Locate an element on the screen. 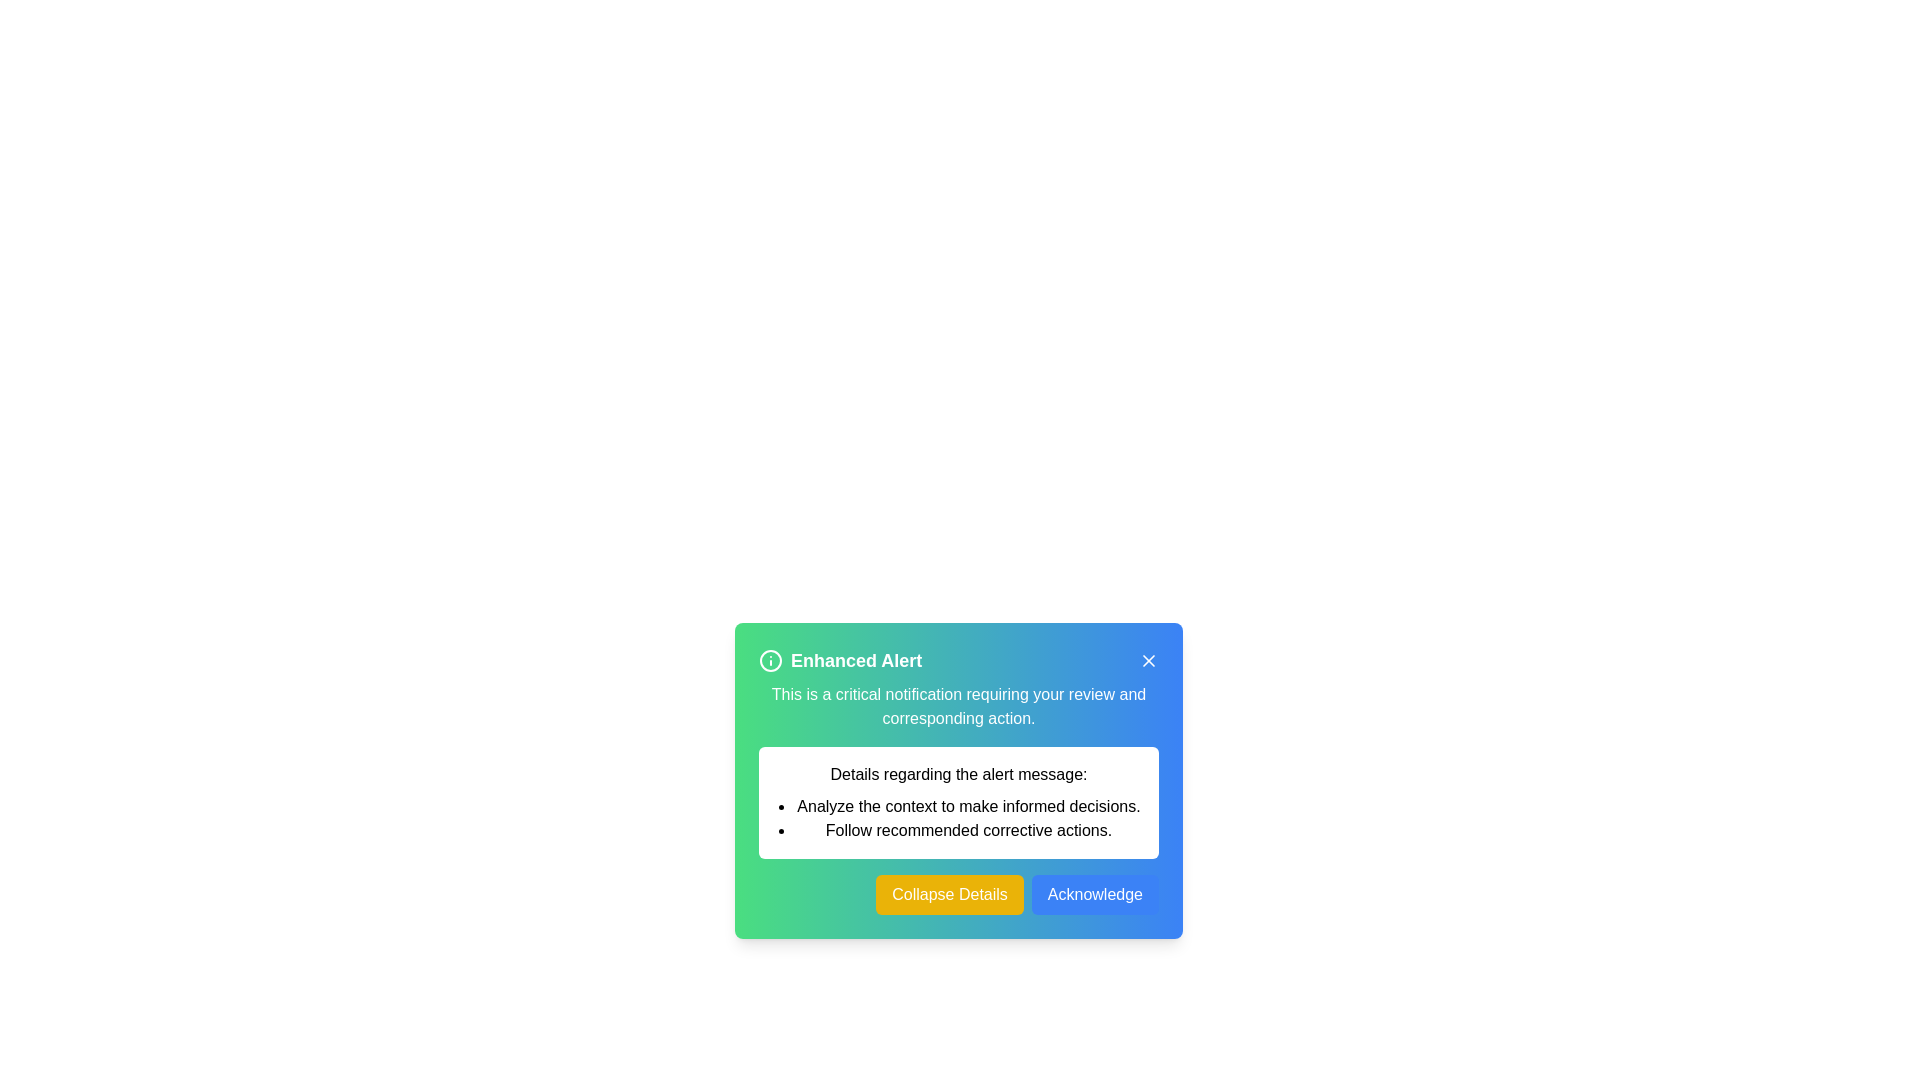 This screenshot has width=1920, height=1080. the Header with icon located at the top left corner of the notification panel, which features a distinctive green to blue gradient background is located at coordinates (840, 660).